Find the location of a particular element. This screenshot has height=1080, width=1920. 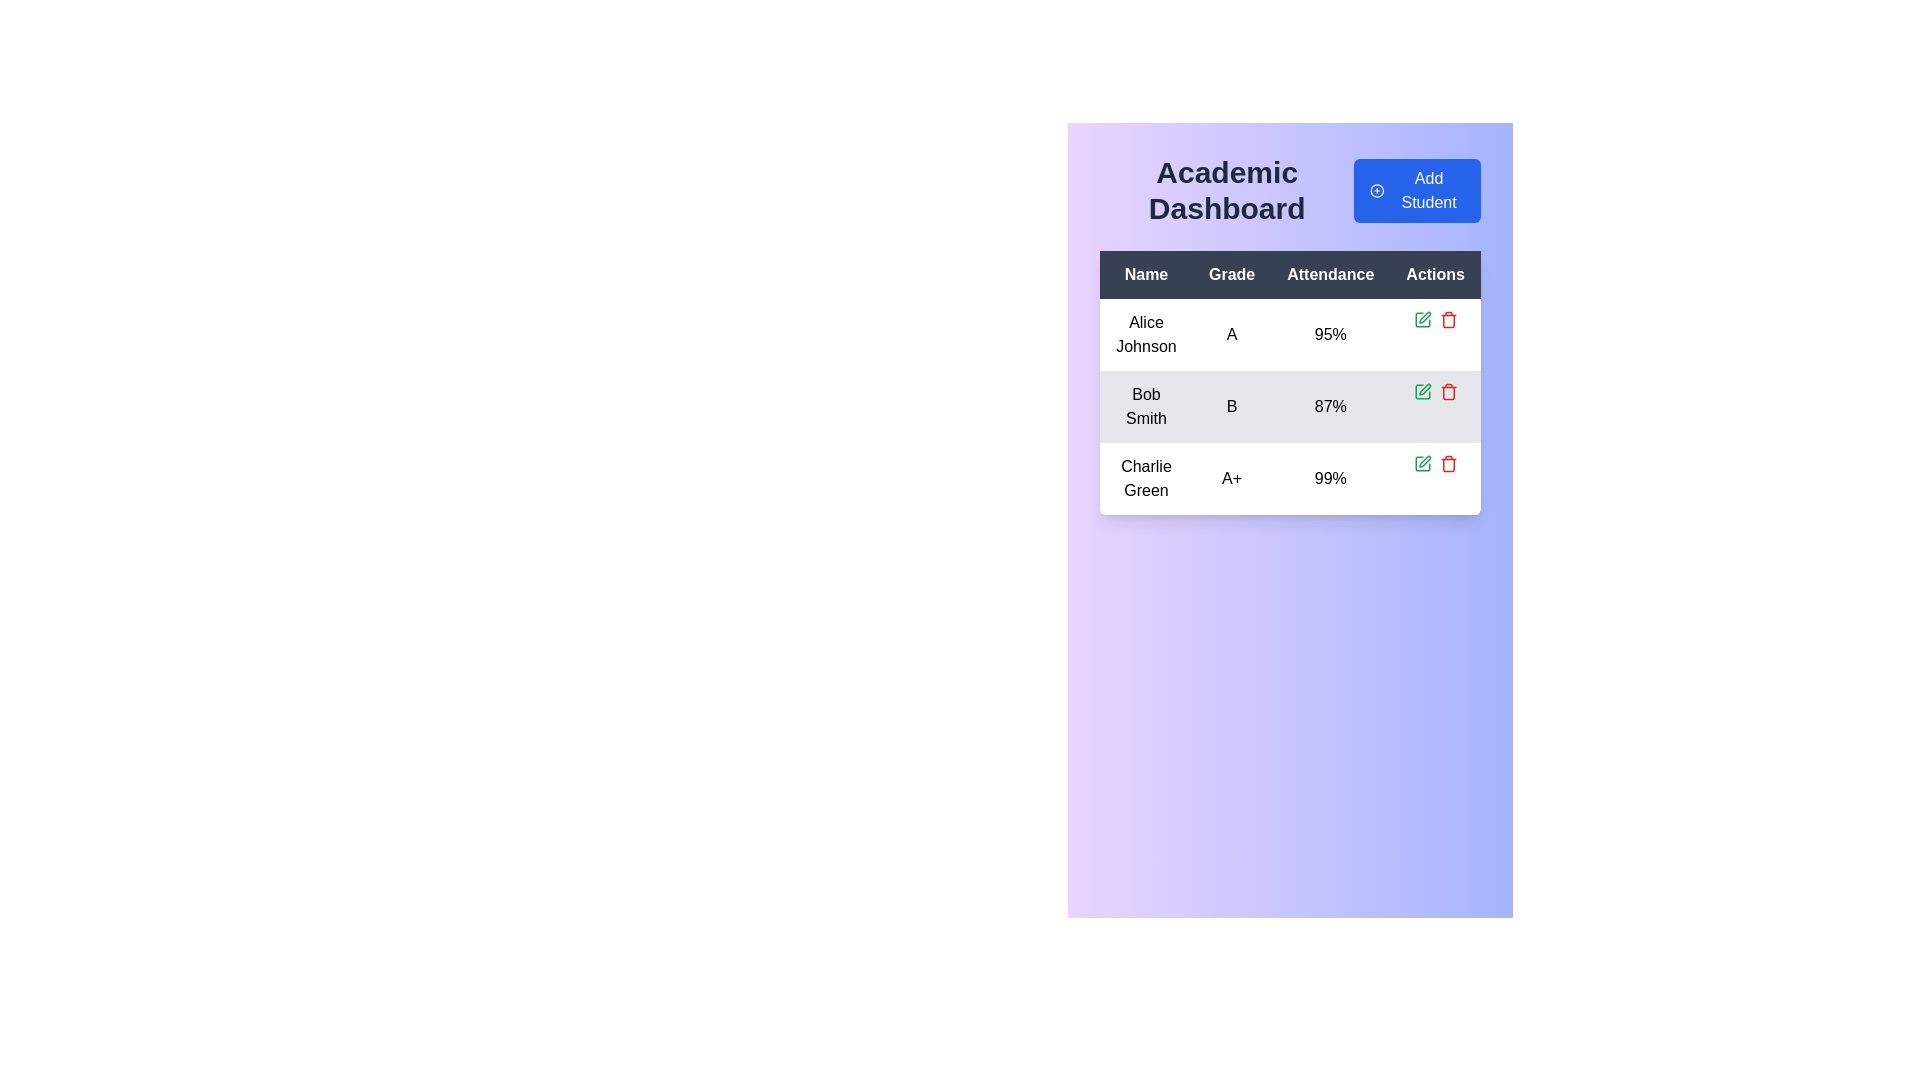

the green edit icon located in the 'Actions' column of the second row in the table for 'Bob Smith' is located at coordinates (1421, 319).